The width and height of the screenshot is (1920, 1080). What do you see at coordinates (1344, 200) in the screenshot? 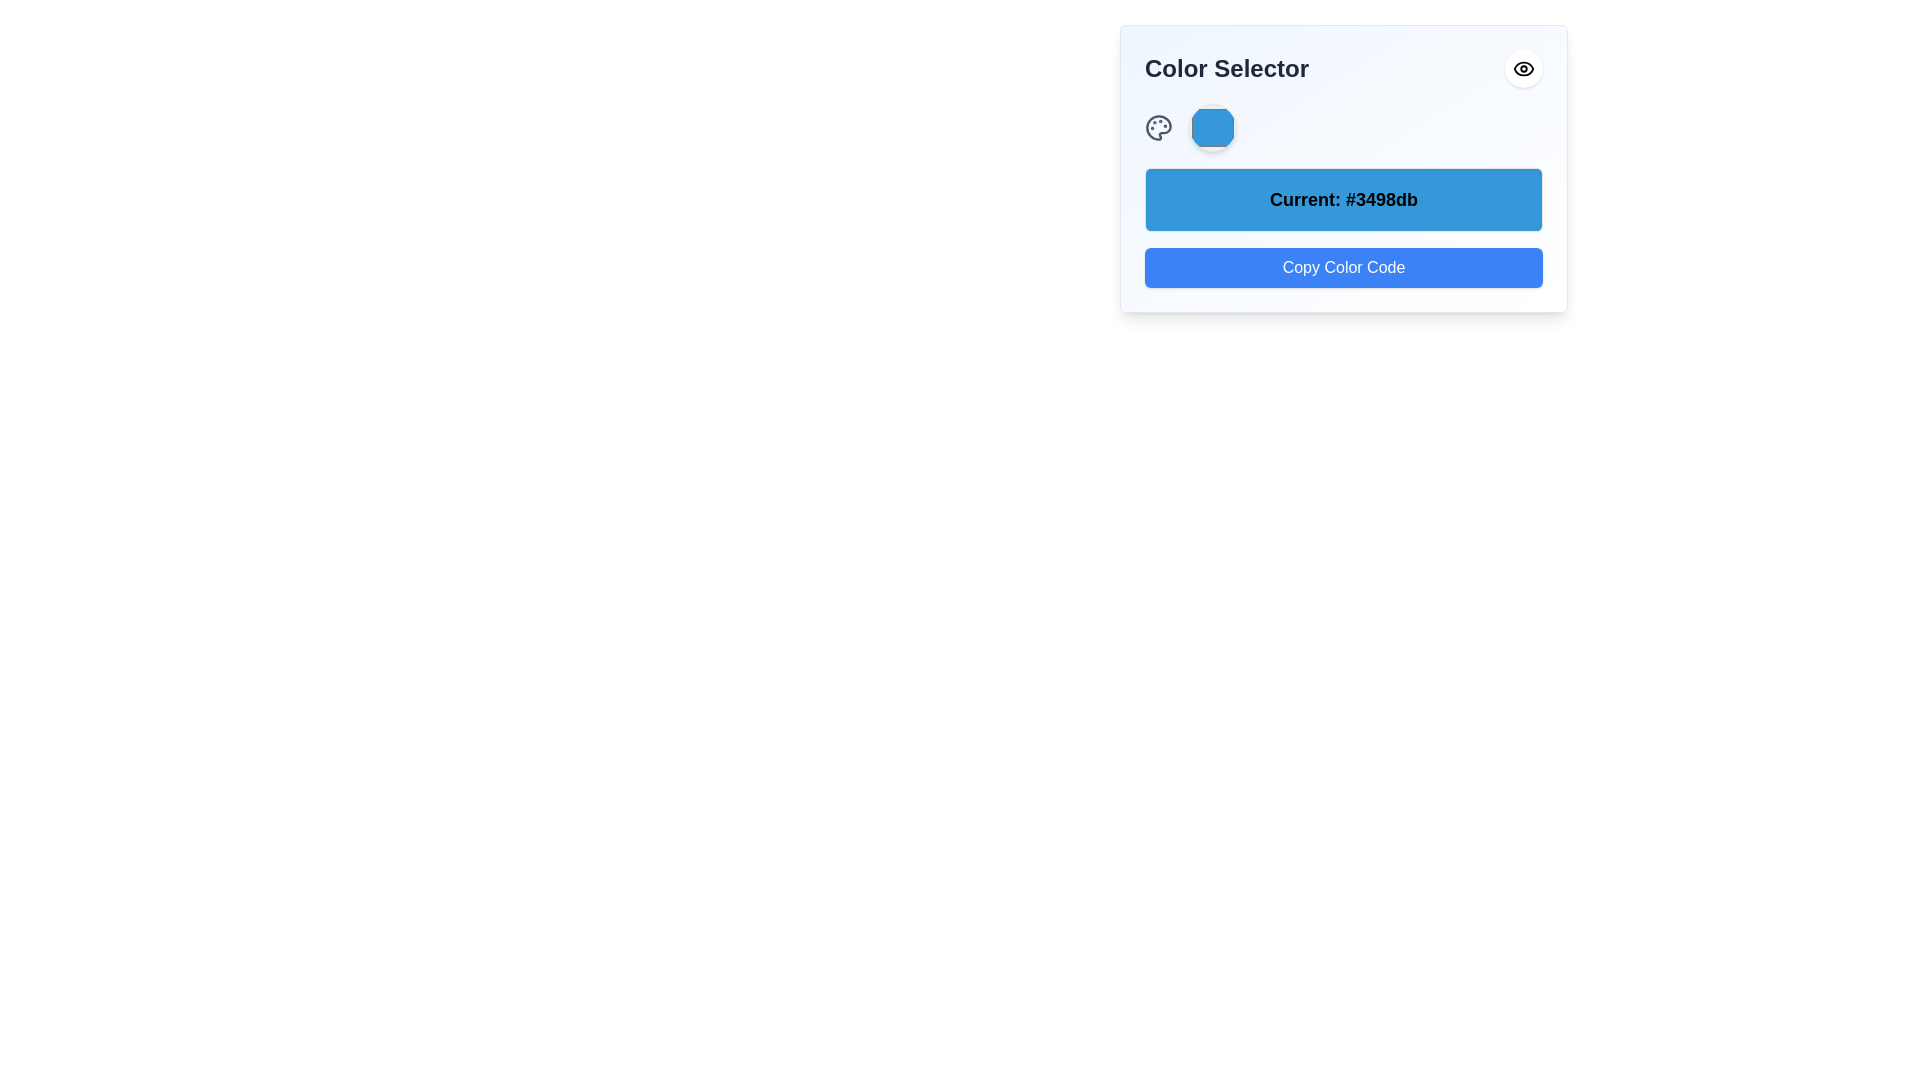
I see `the text label displaying 'Current: #3498db', which is bold and black on a blue background, located below the 'Color Selector' header and above the 'Copy Color Code' button` at bounding box center [1344, 200].